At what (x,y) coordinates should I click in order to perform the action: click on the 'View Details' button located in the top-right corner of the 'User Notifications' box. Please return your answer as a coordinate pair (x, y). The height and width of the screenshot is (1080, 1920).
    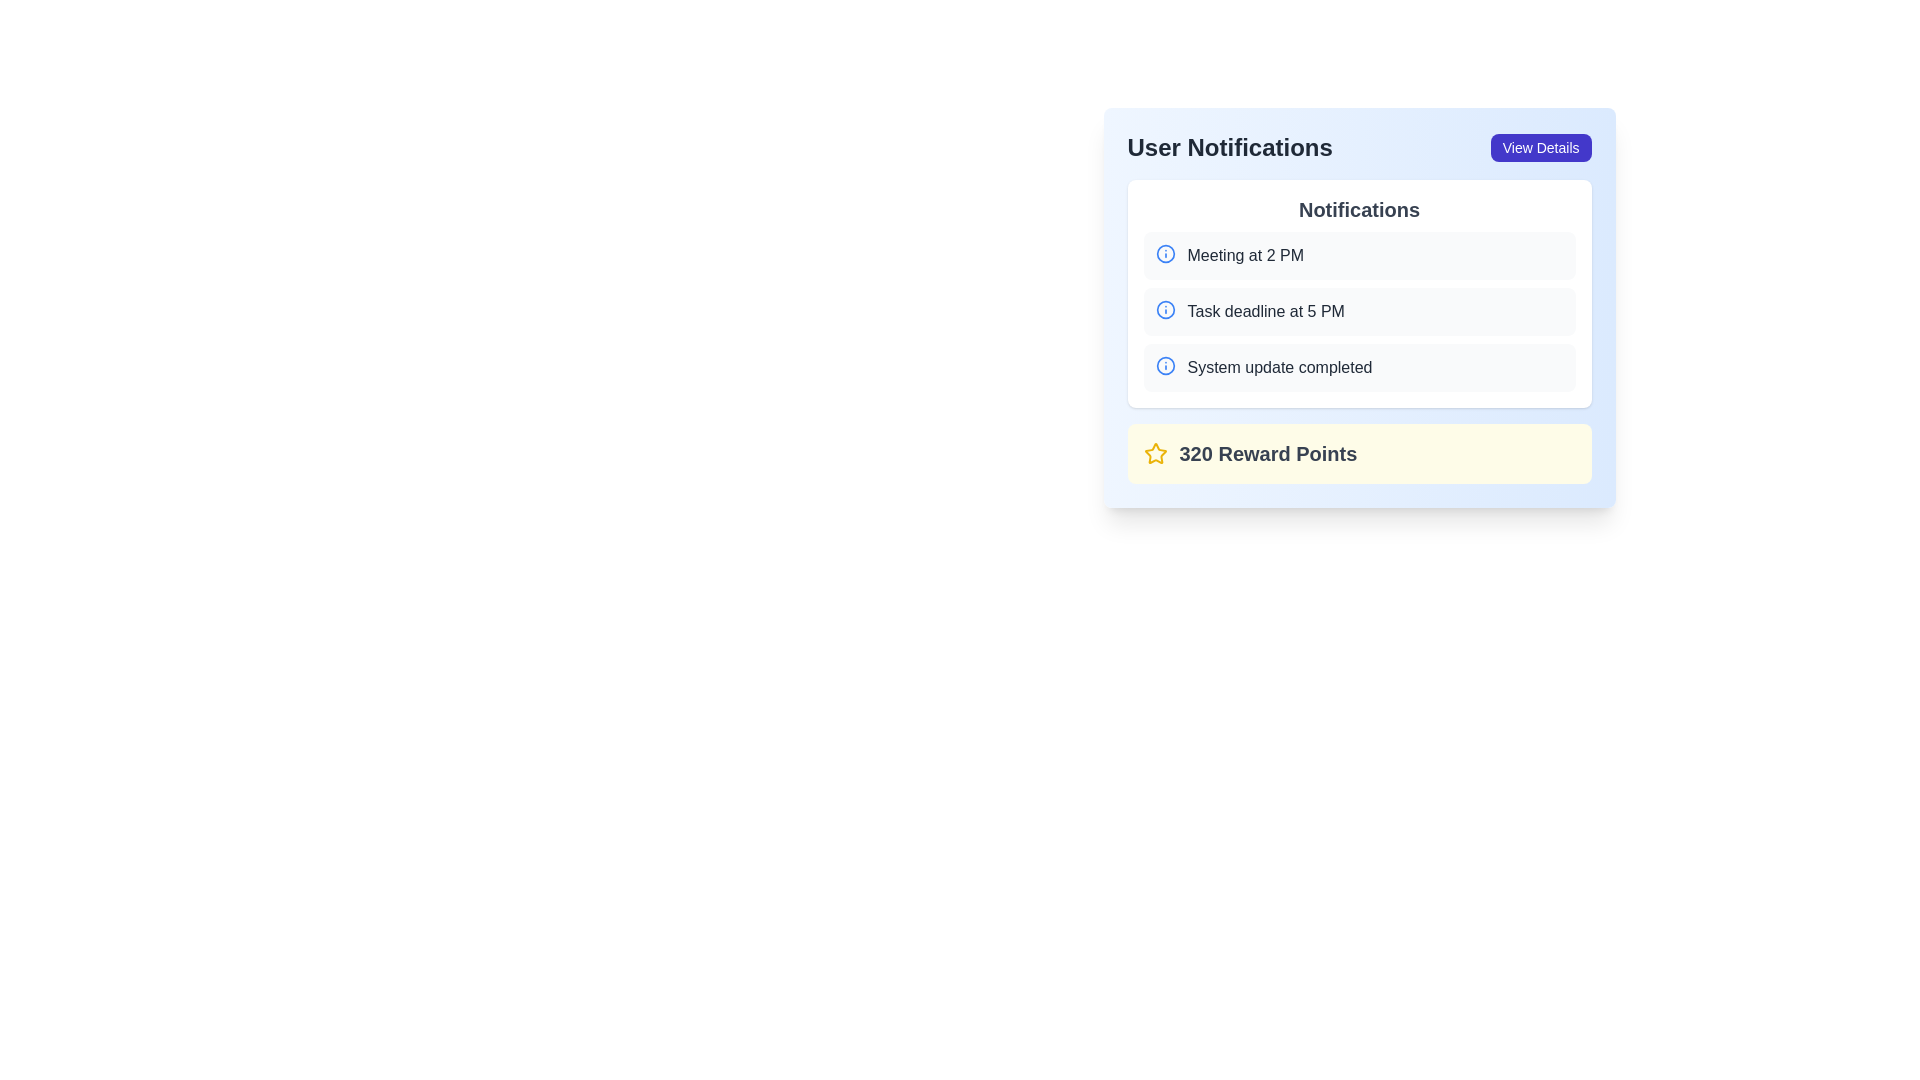
    Looking at the image, I should click on (1540, 146).